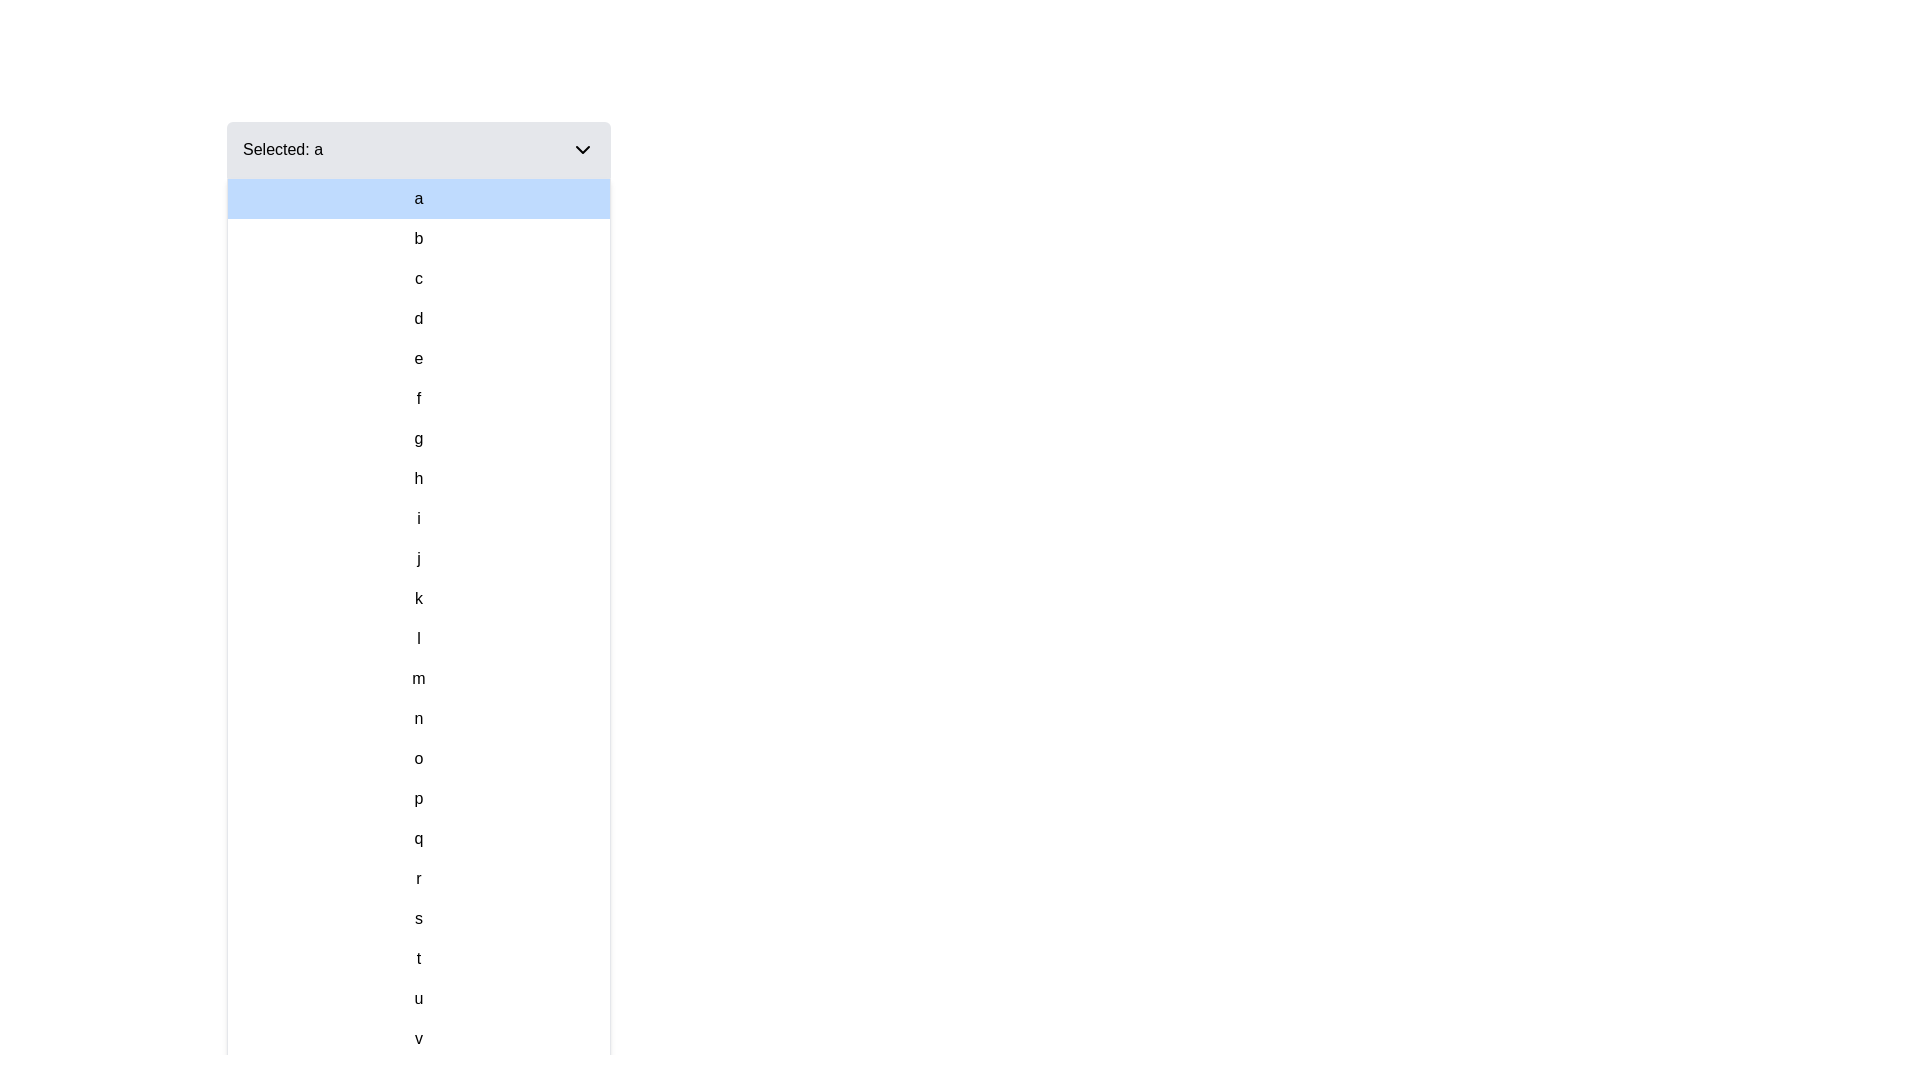 This screenshot has width=1920, height=1080. Describe the element at coordinates (417, 357) in the screenshot. I see `the medium-sized lowercase letter 'e', which is the fifth element in a vertical list of letters` at that location.